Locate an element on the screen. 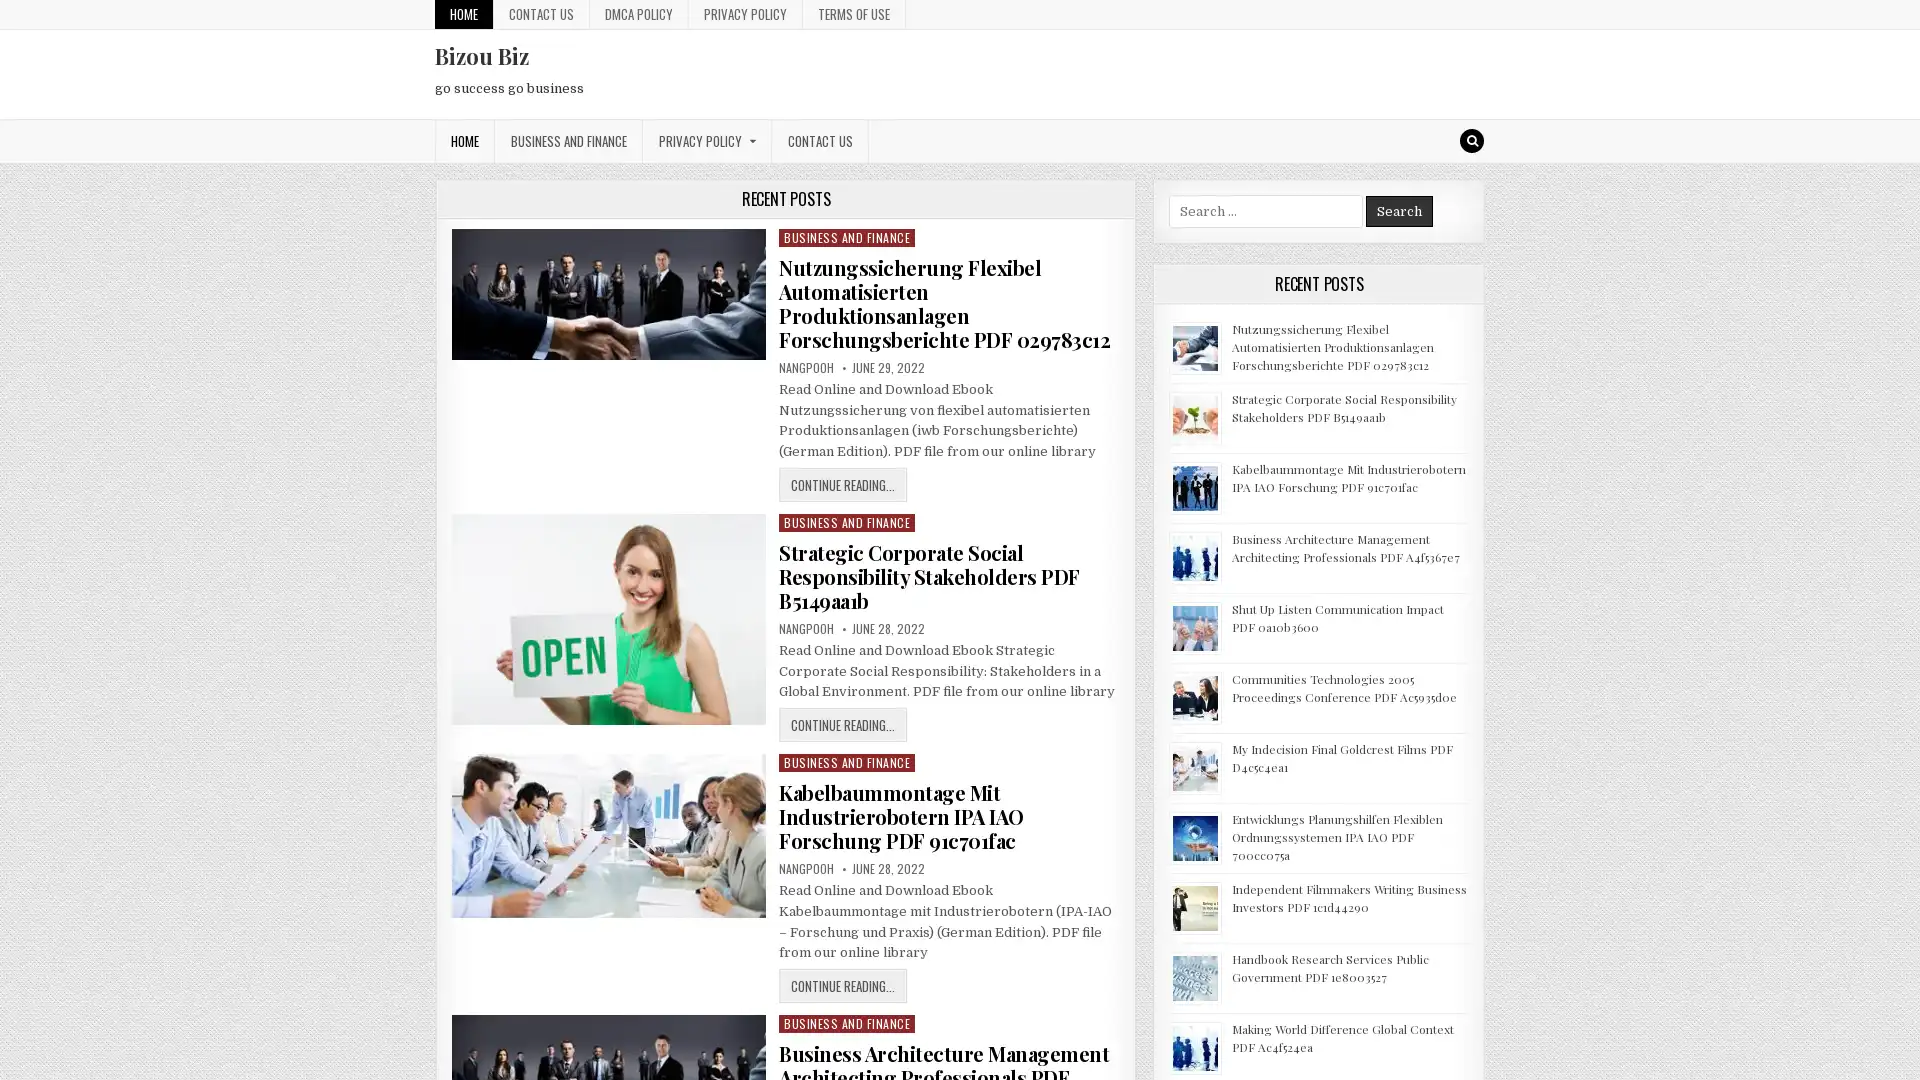 The width and height of the screenshot is (1920, 1080). Search is located at coordinates (1398, 211).